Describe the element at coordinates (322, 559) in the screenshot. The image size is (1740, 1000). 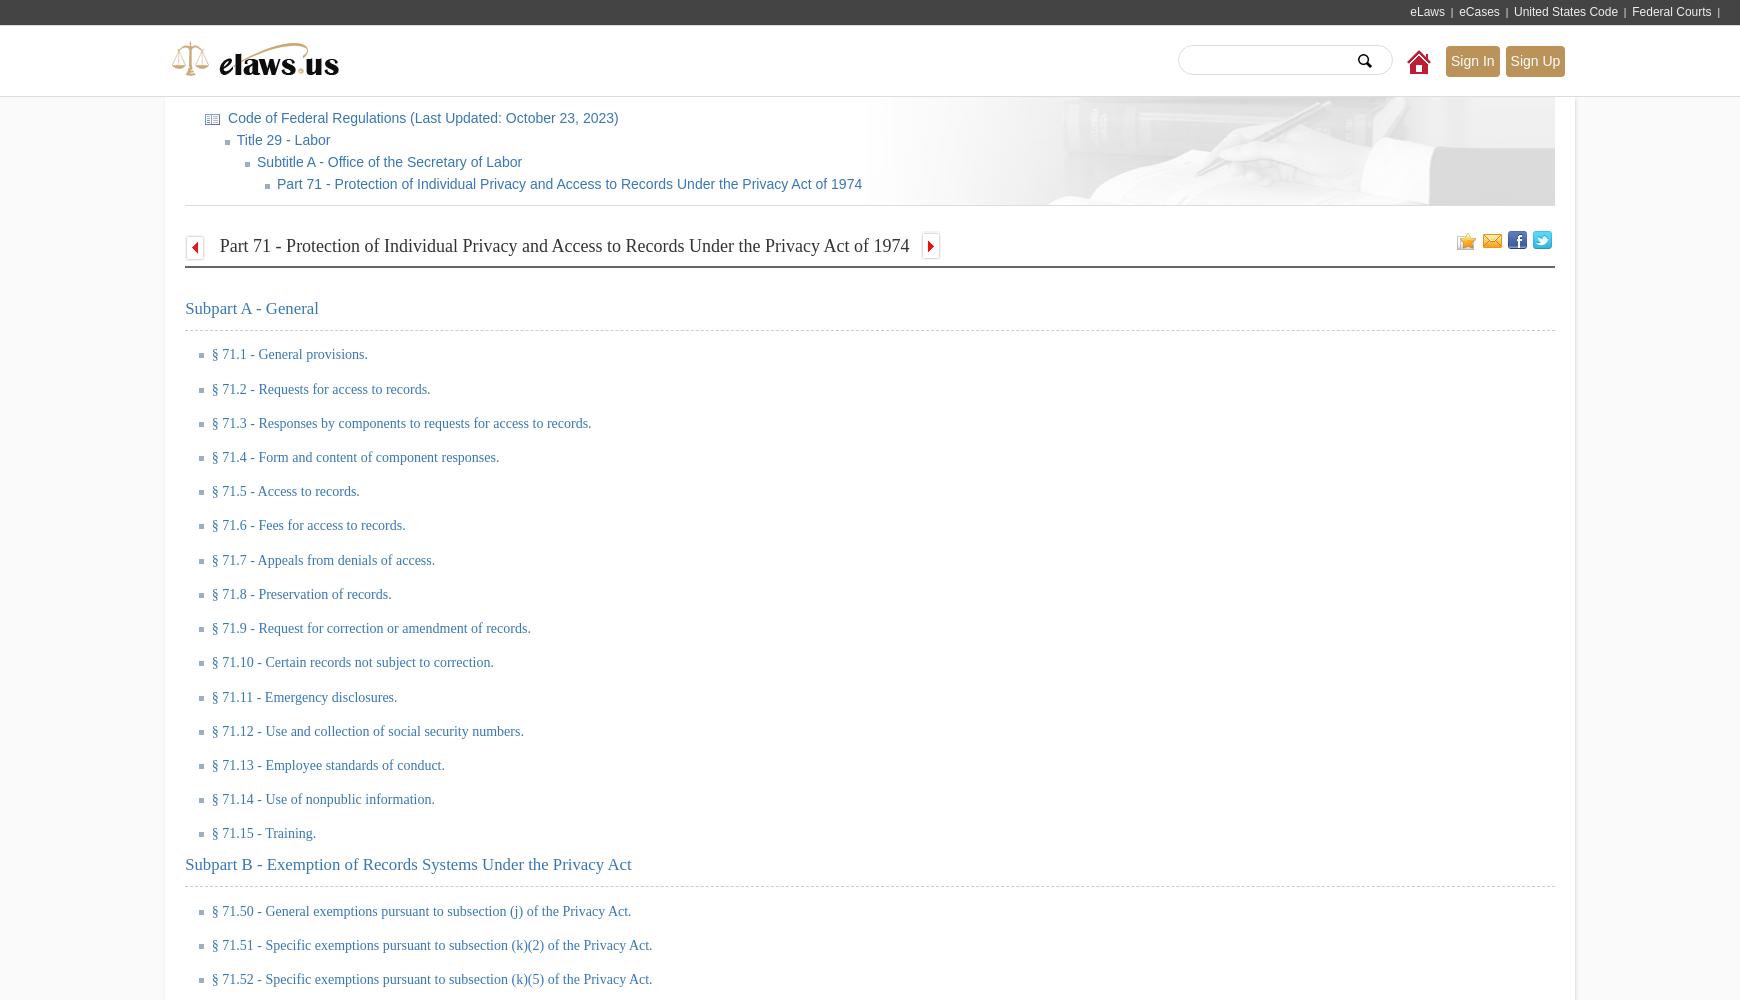
I see `'§ 71.7 - Appeals from denials of access.'` at that location.